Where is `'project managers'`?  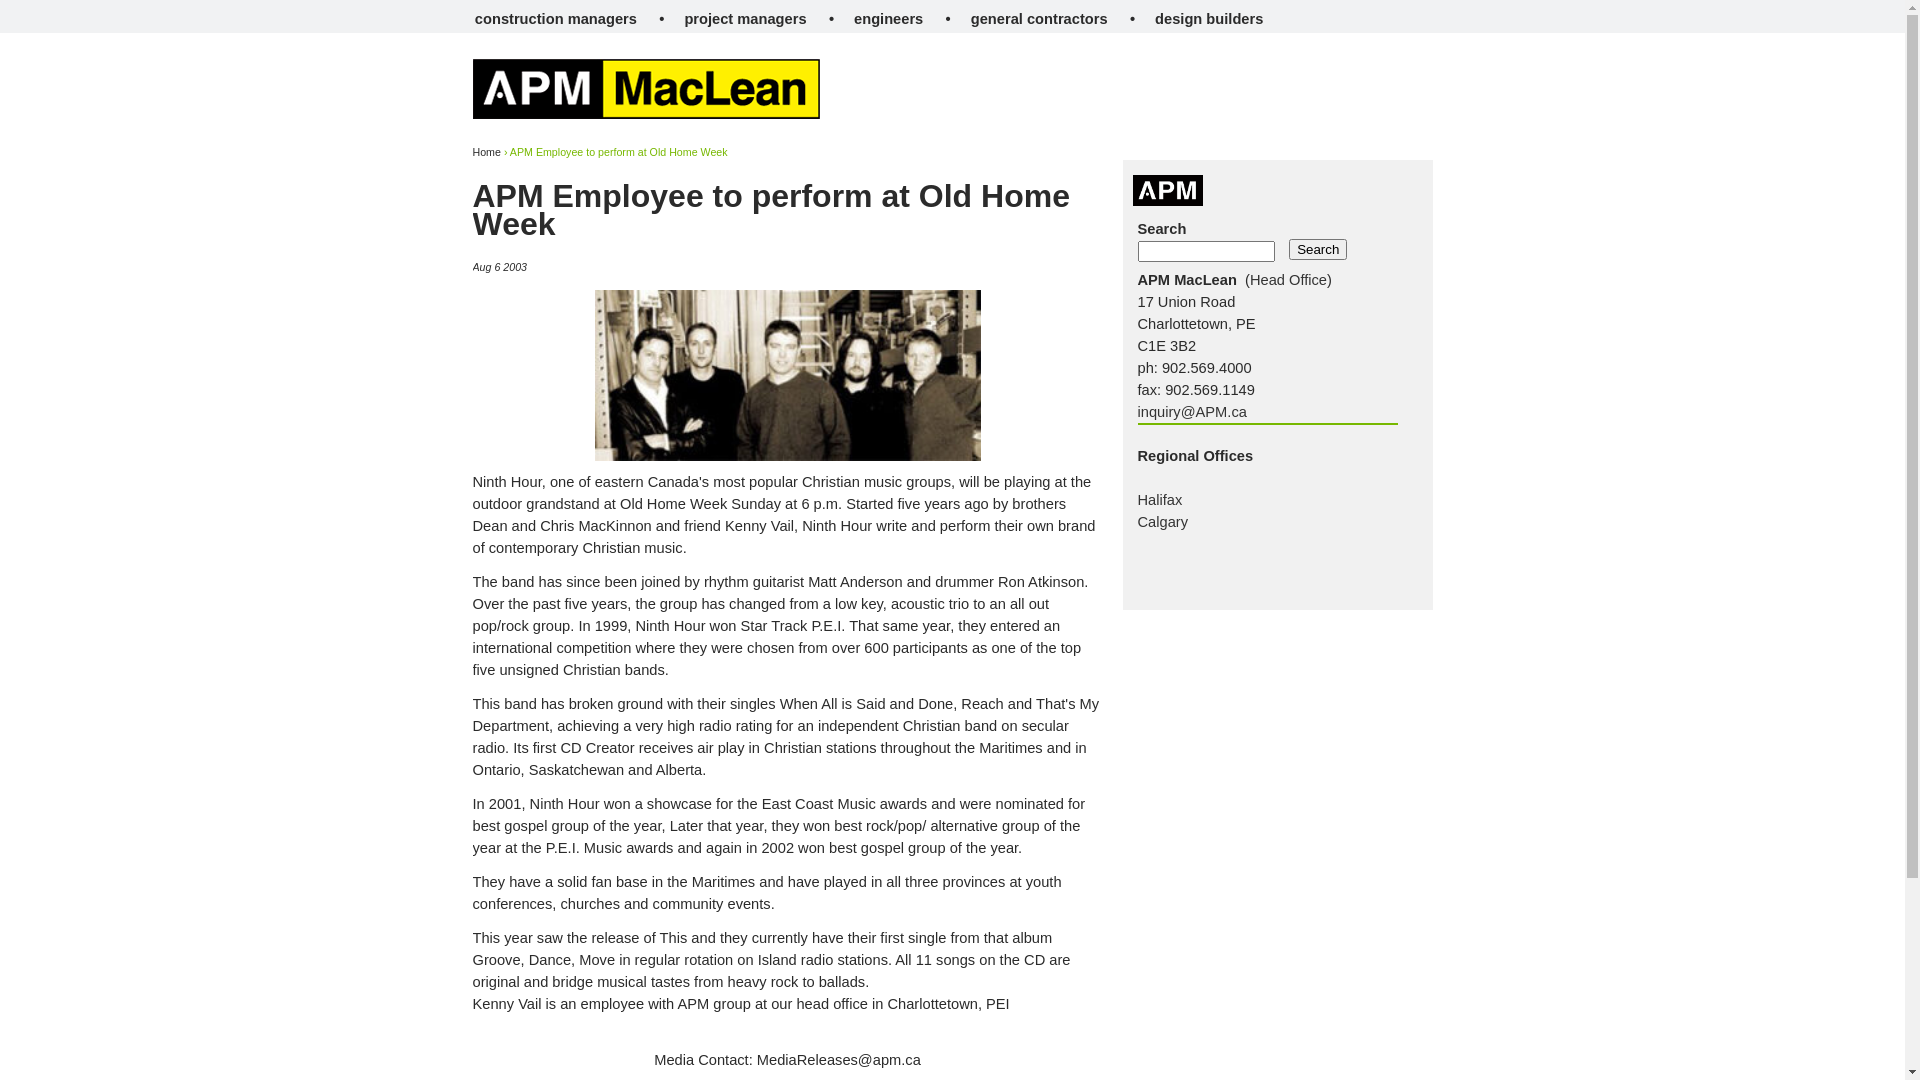 'project managers' is located at coordinates (743, 19).